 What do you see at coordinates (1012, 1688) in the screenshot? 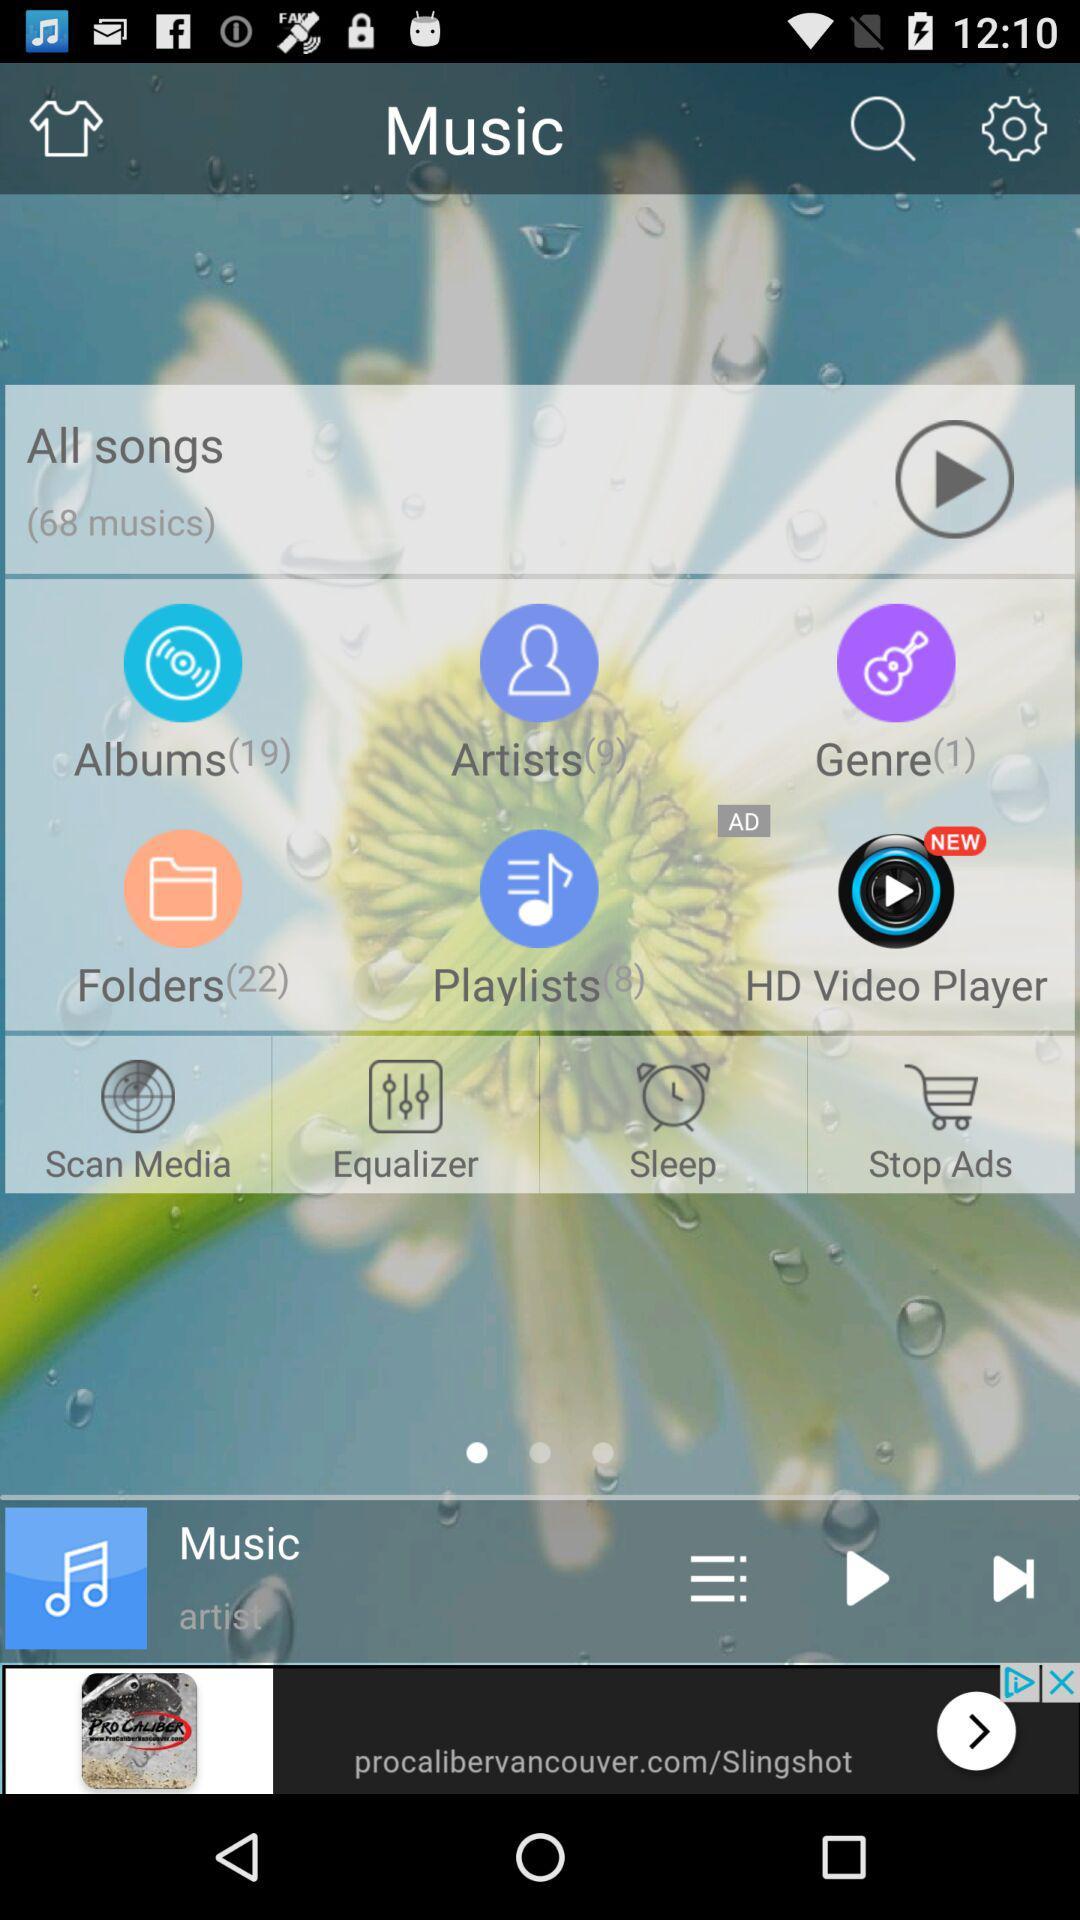
I see `the skip_next icon` at bounding box center [1012, 1688].